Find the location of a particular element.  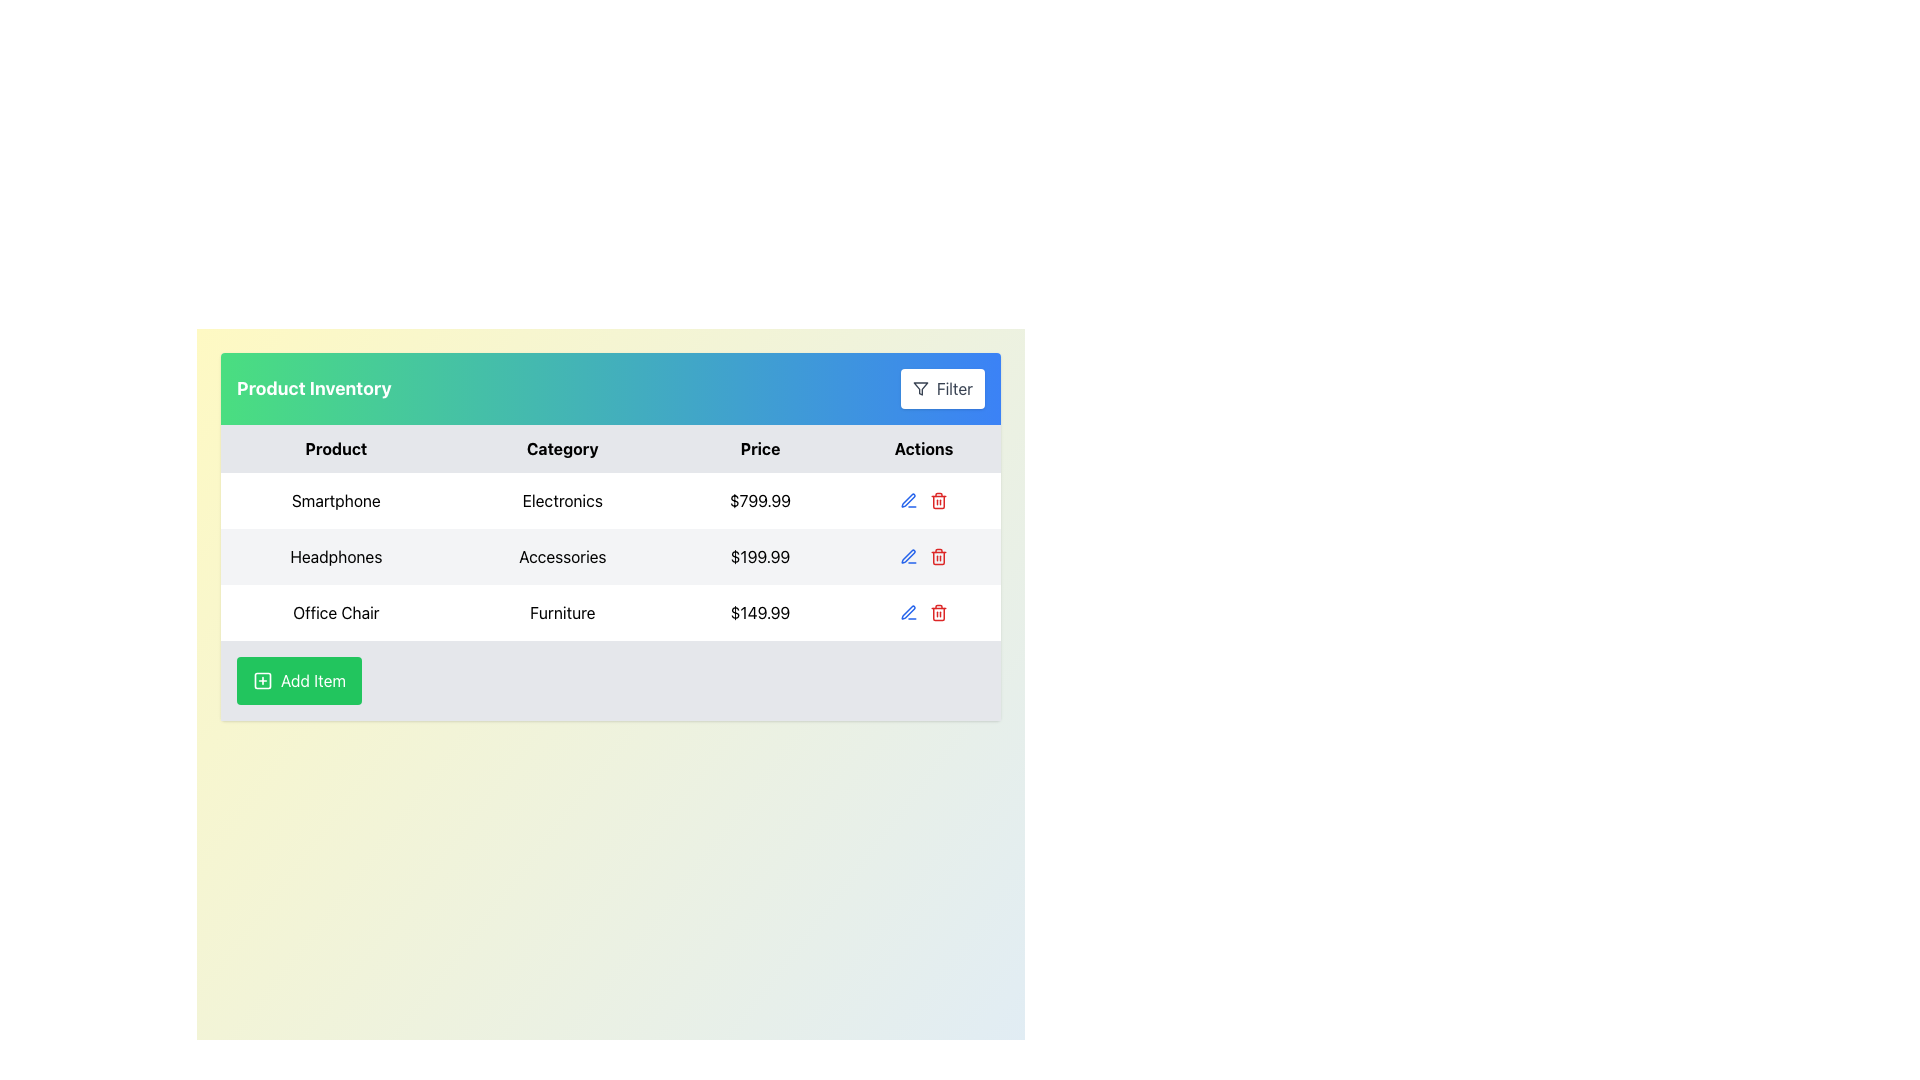

the Text Display showing the price '$799.99' located in the third cell of the first row under the 'Price' column, aligned with the 'Smartphone' product row is located at coordinates (759, 500).